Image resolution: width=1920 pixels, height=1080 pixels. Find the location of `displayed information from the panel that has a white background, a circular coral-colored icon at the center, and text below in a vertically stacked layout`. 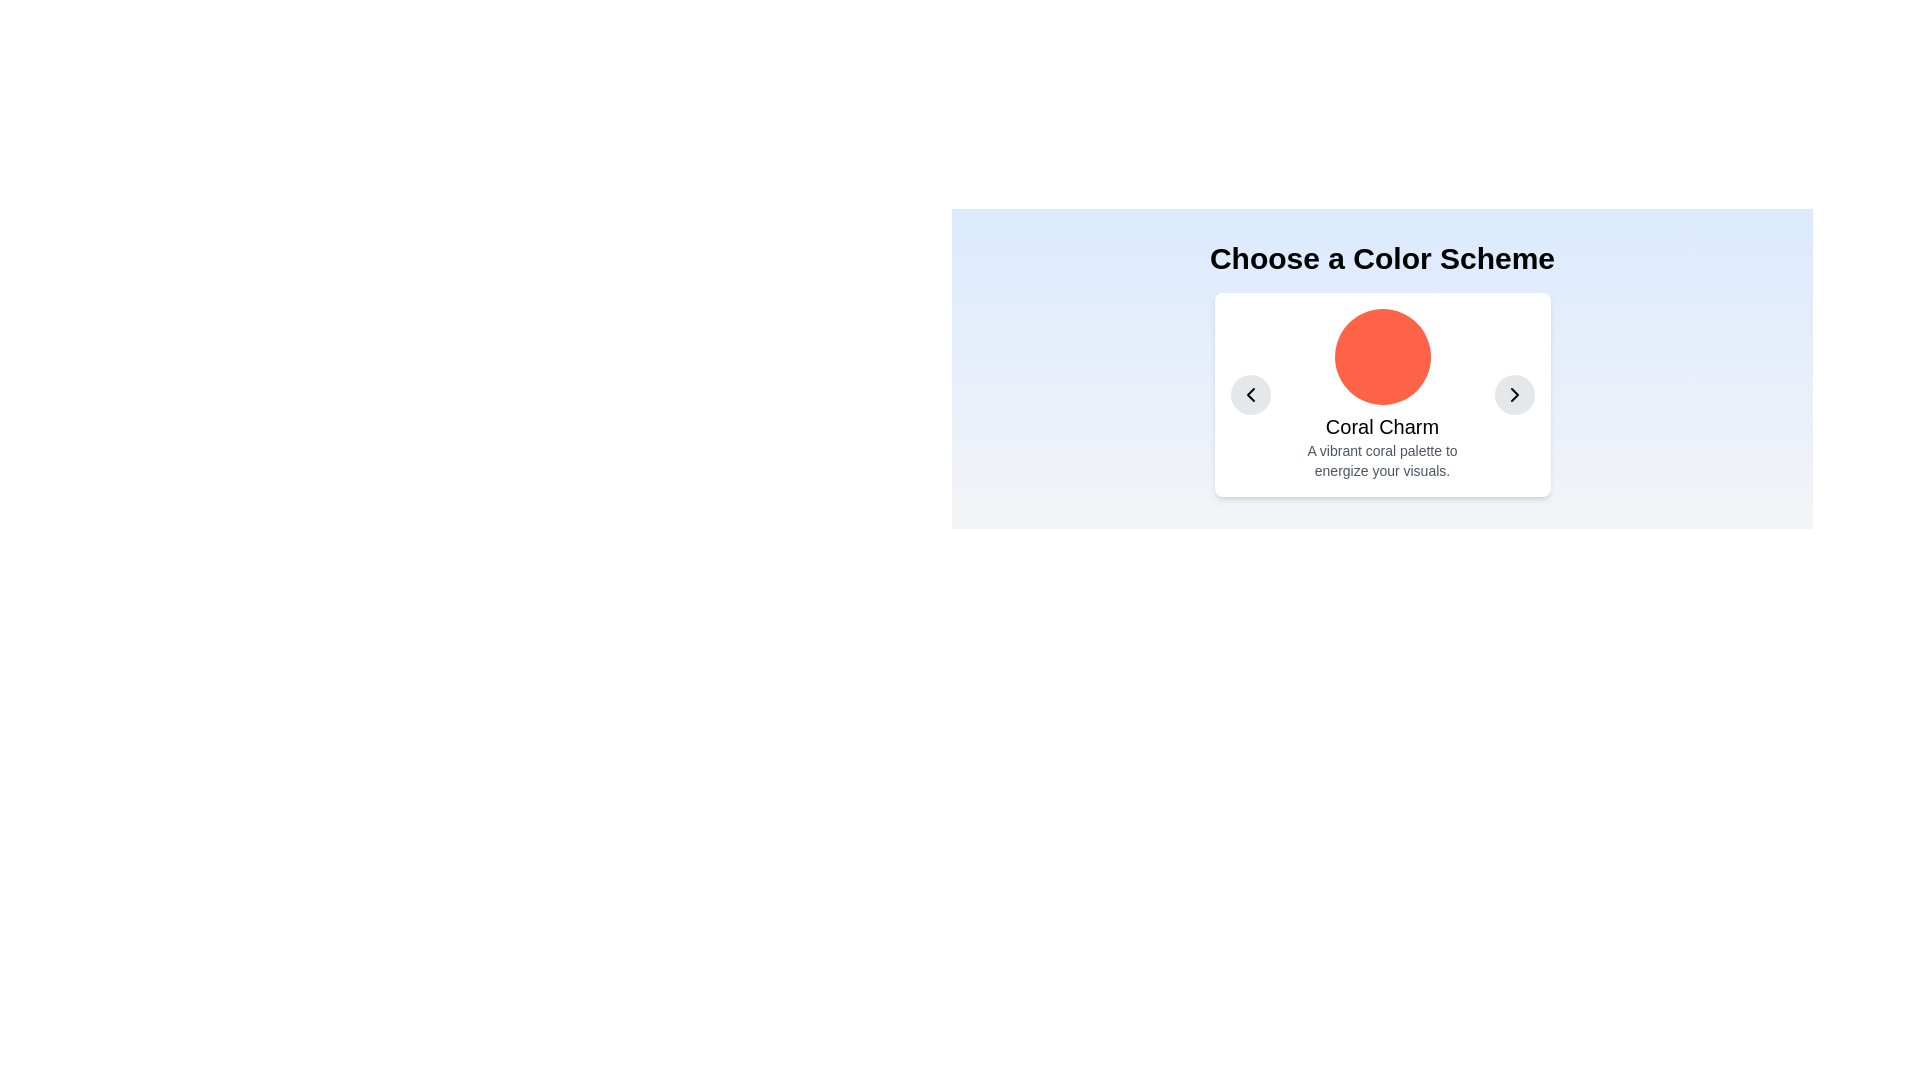

displayed information from the panel that has a white background, a circular coral-colored icon at the center, and text below in a vertically stacked layout is located at coordinates (1381, 396).